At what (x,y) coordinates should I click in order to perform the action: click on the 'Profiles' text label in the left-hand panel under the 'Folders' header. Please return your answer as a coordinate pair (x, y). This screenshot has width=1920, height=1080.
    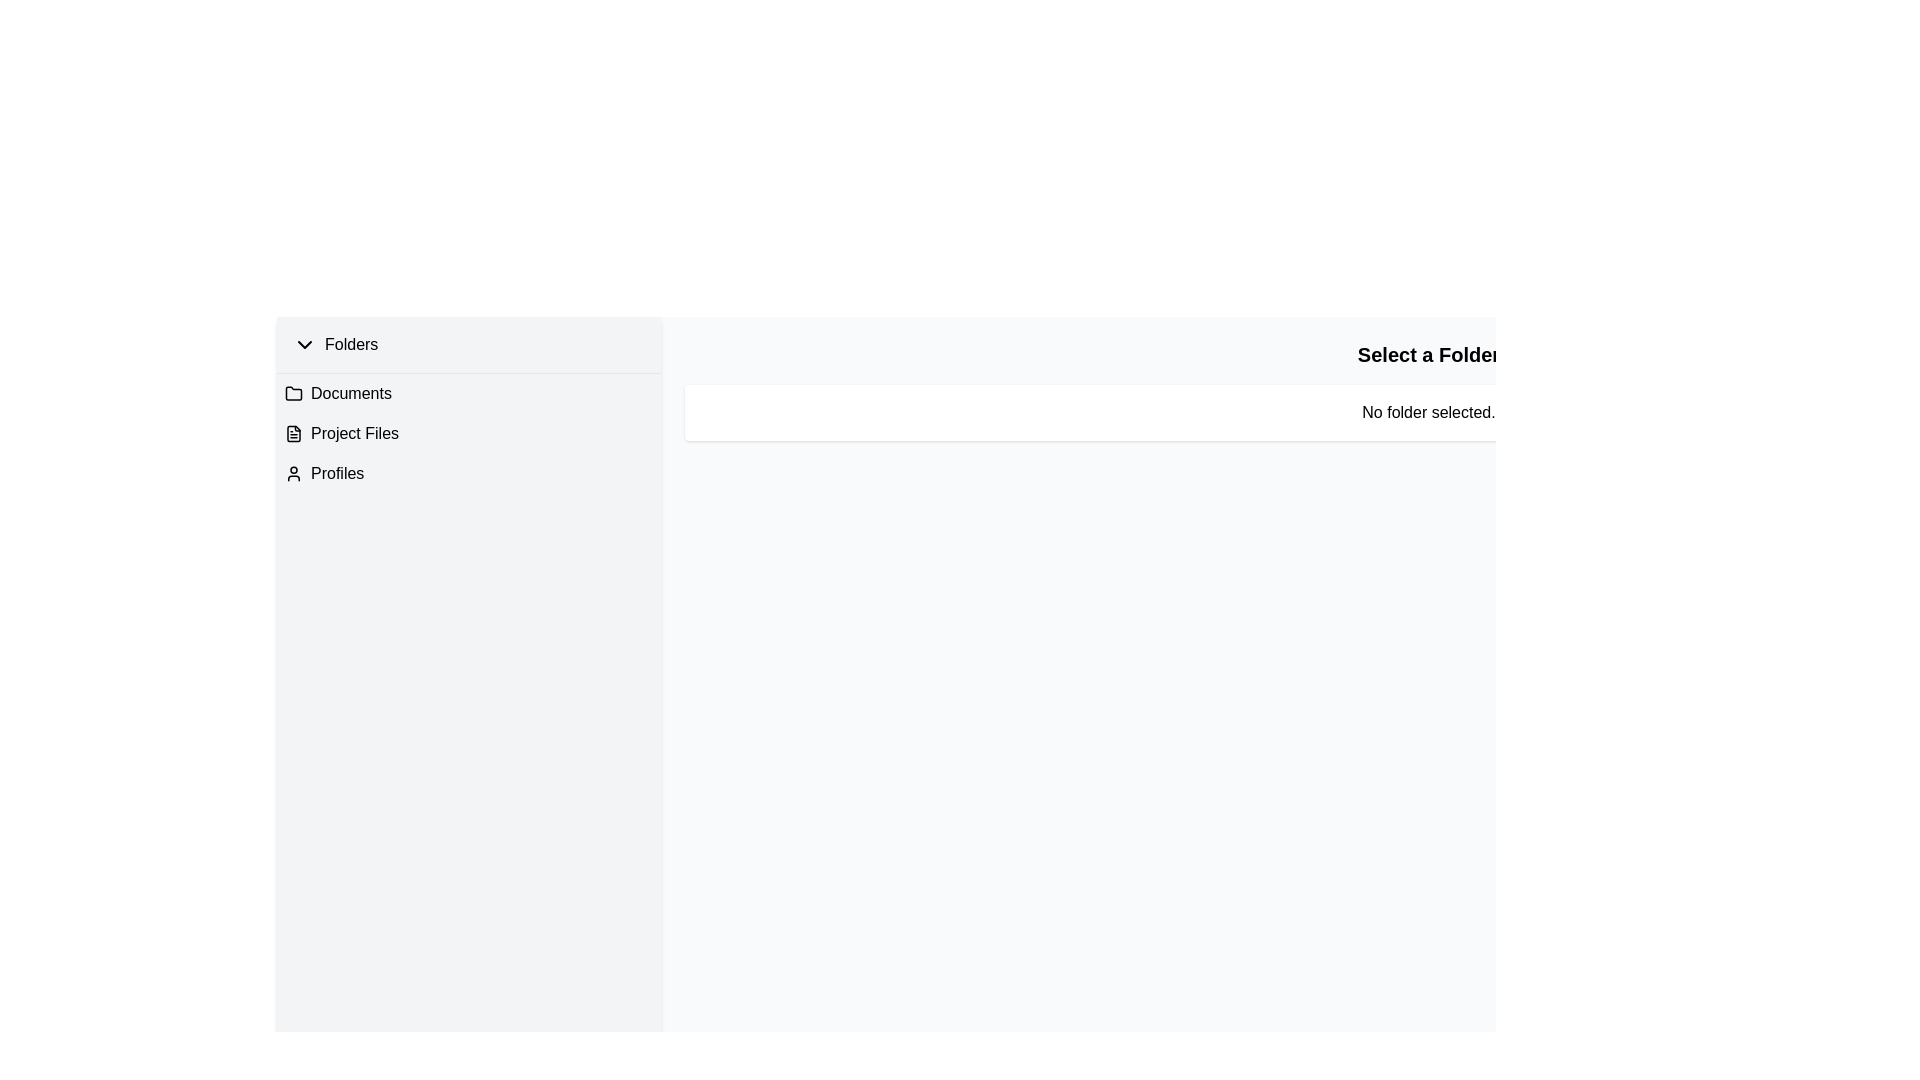
    Looking at the image, I should click on (337, 474).